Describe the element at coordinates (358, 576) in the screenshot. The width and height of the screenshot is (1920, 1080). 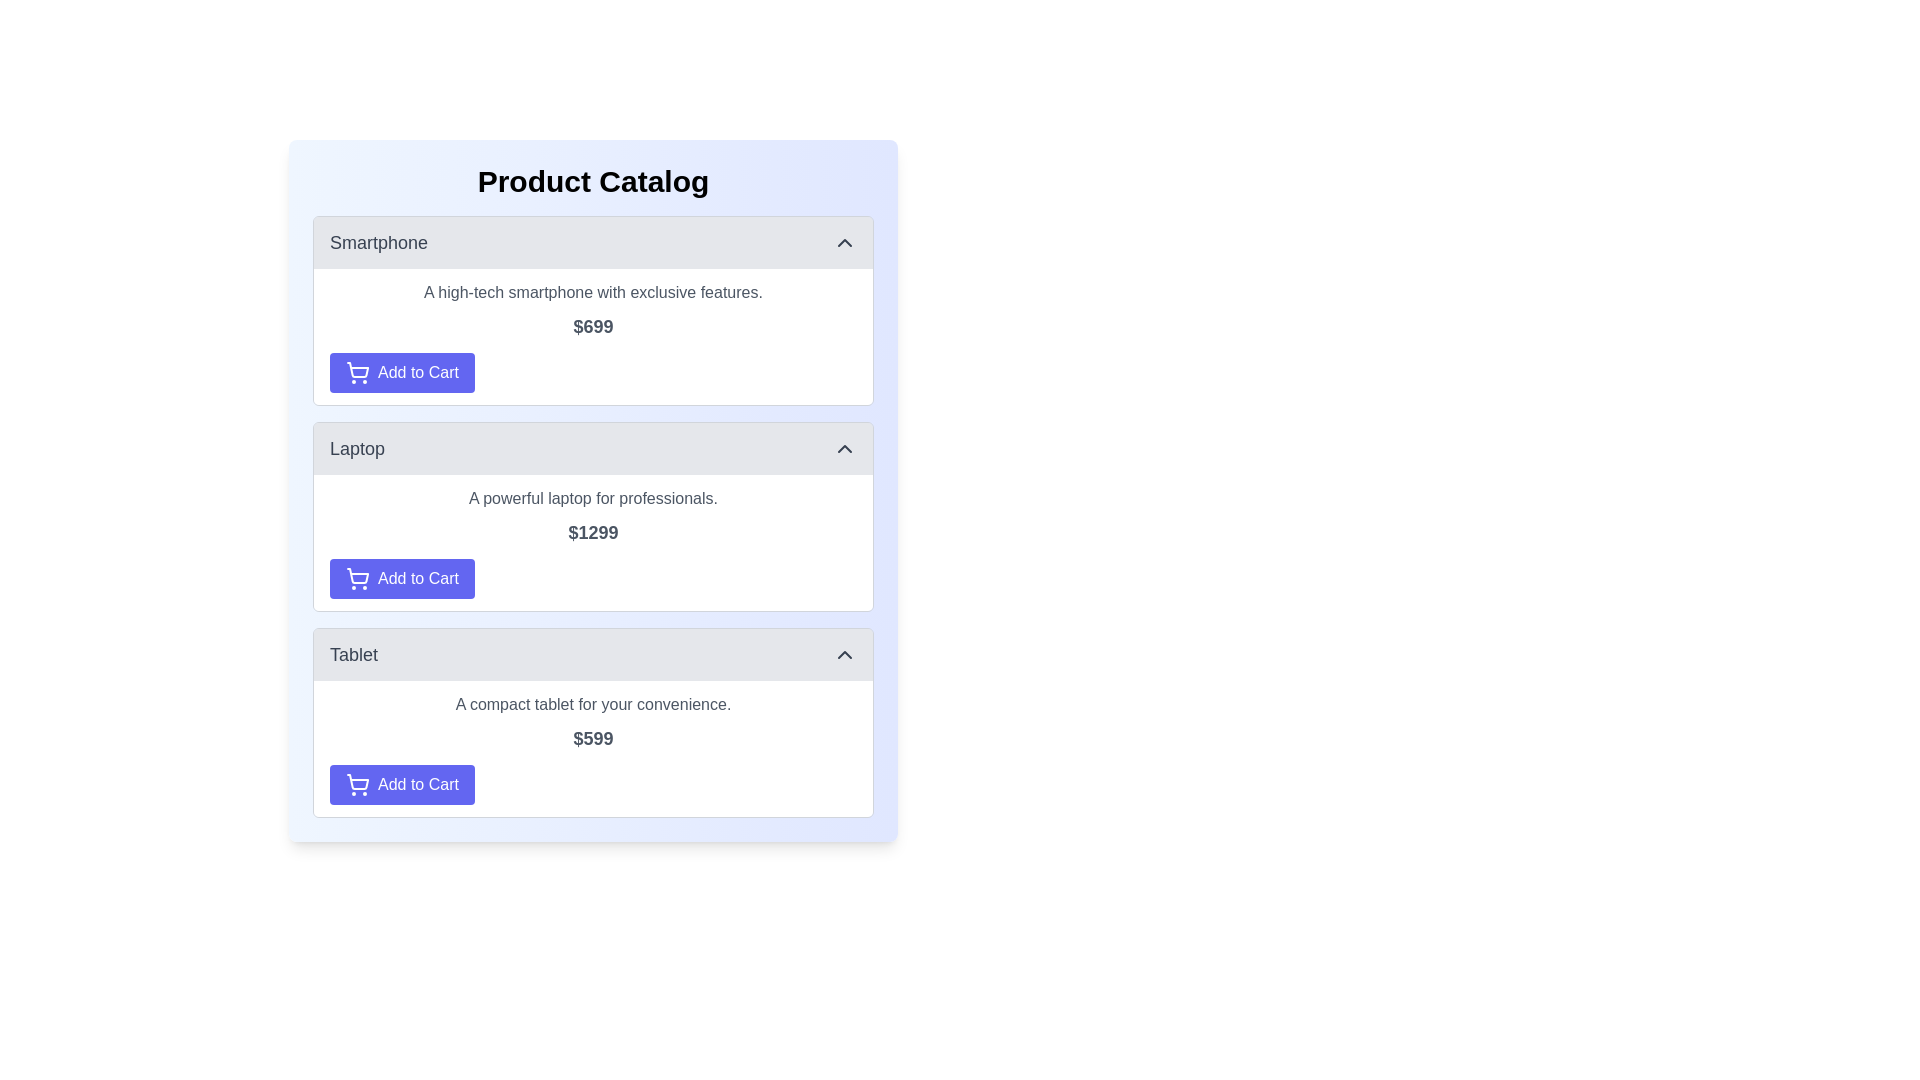
I see `the 'Add to Cart' icon for the Laptop product, which is represented by a shopping cart symbol` at that location.